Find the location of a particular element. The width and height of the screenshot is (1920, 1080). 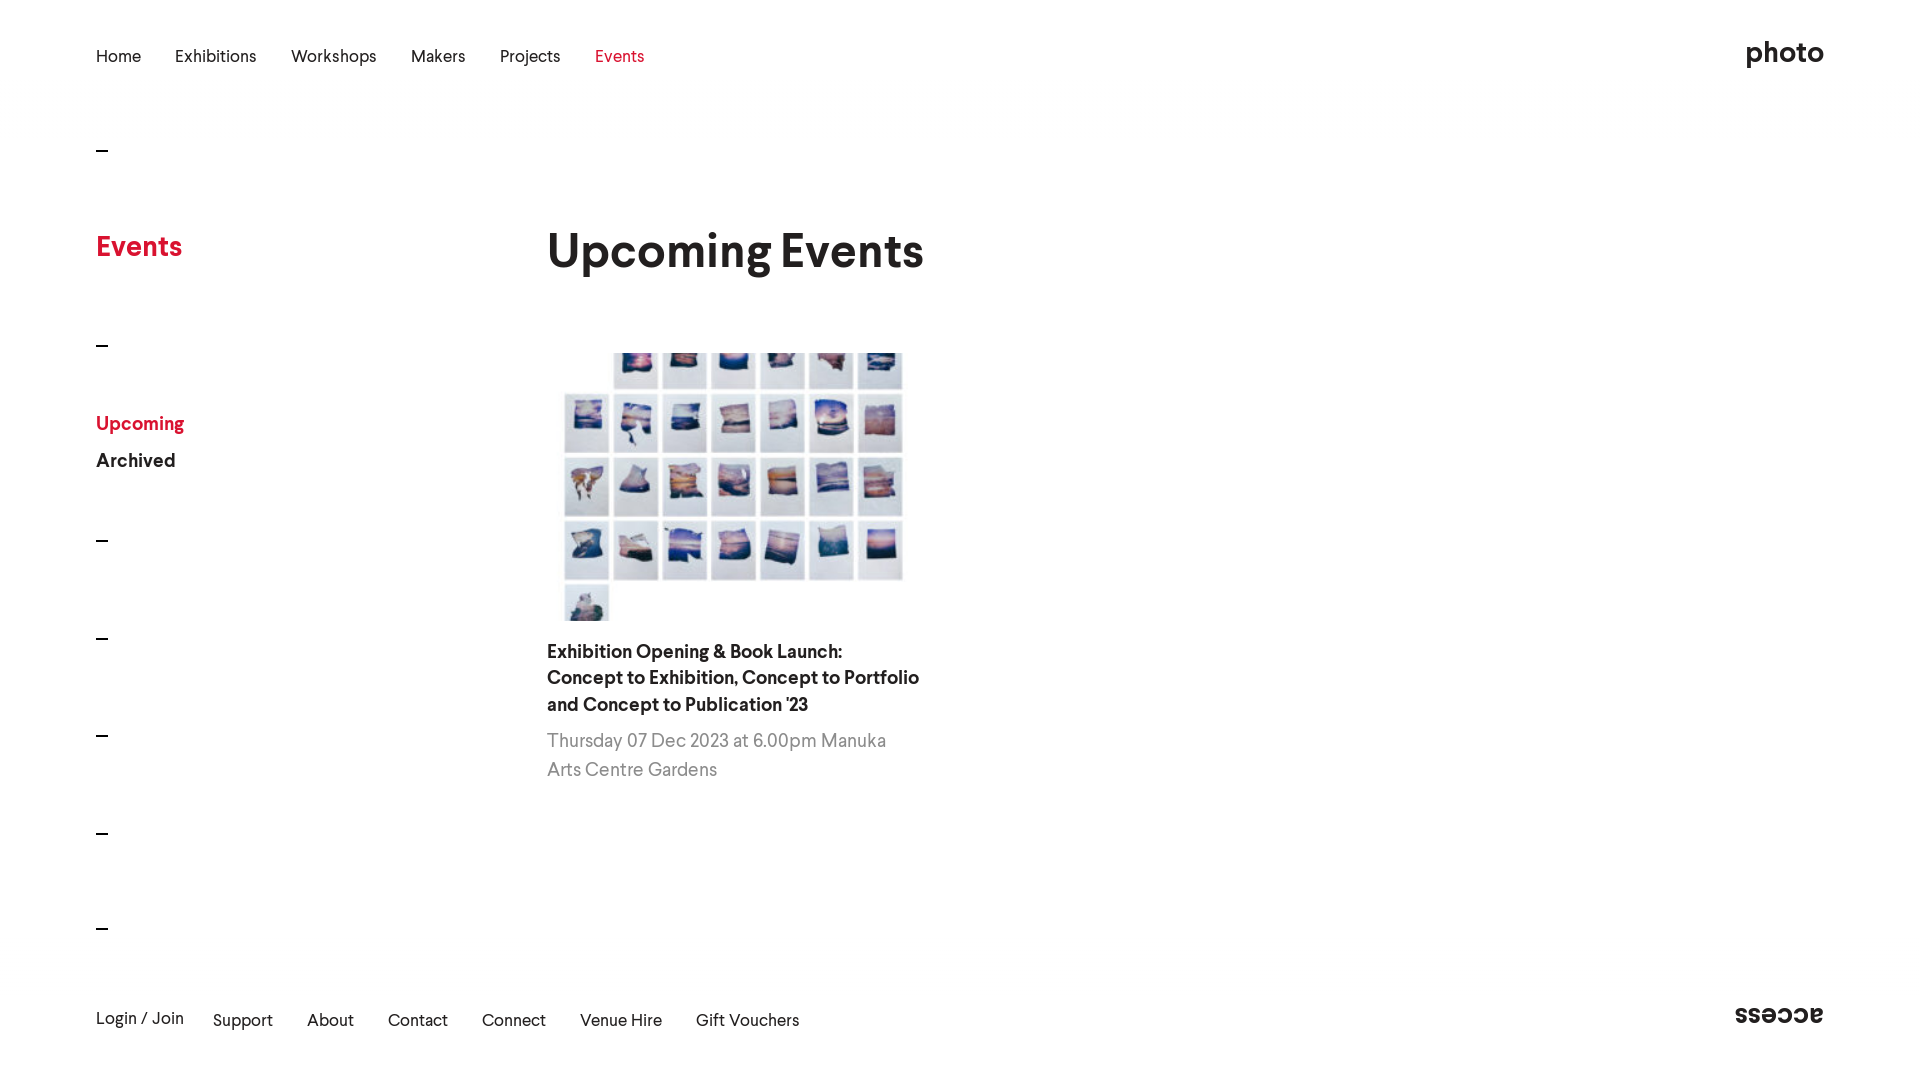

'Gift Vouchers' is located at coordinates (696, 1021).